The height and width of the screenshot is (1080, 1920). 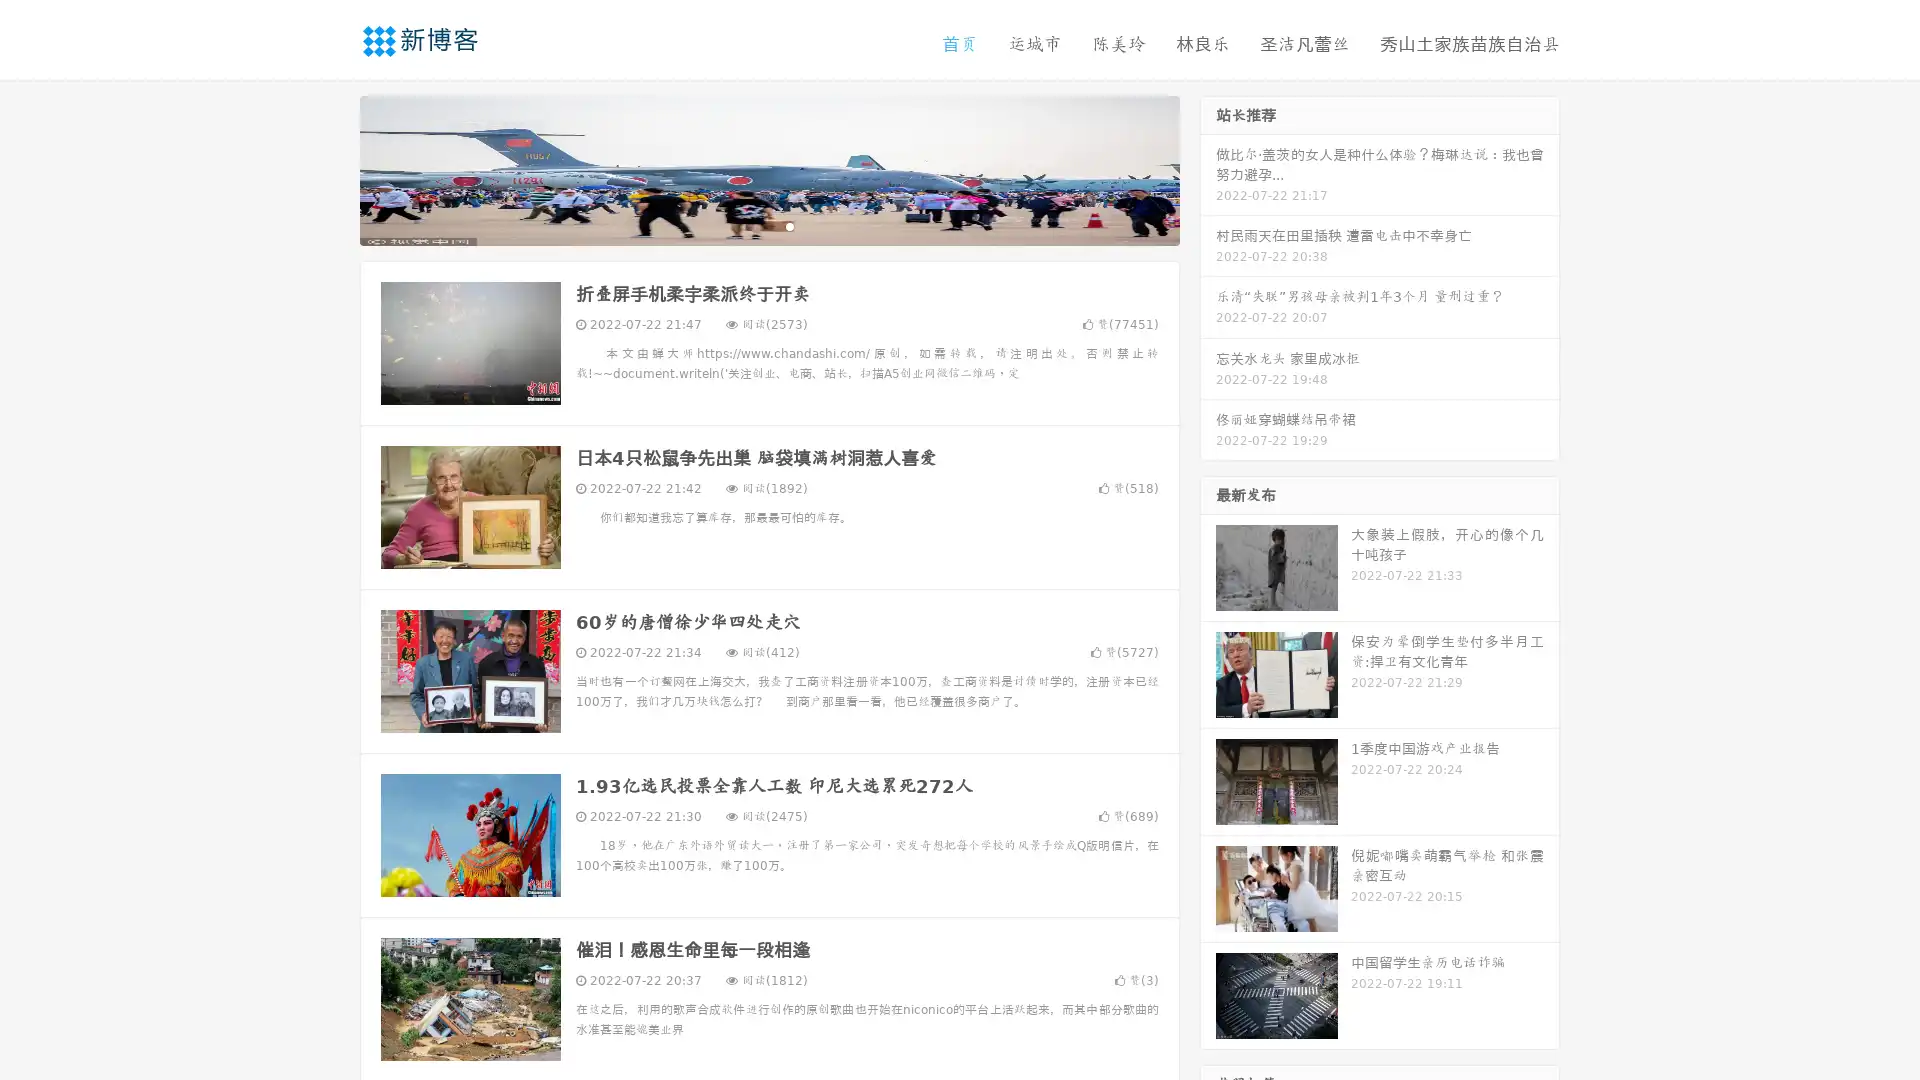 I want to click on Go to slide 2, so click(x=768, y=225).